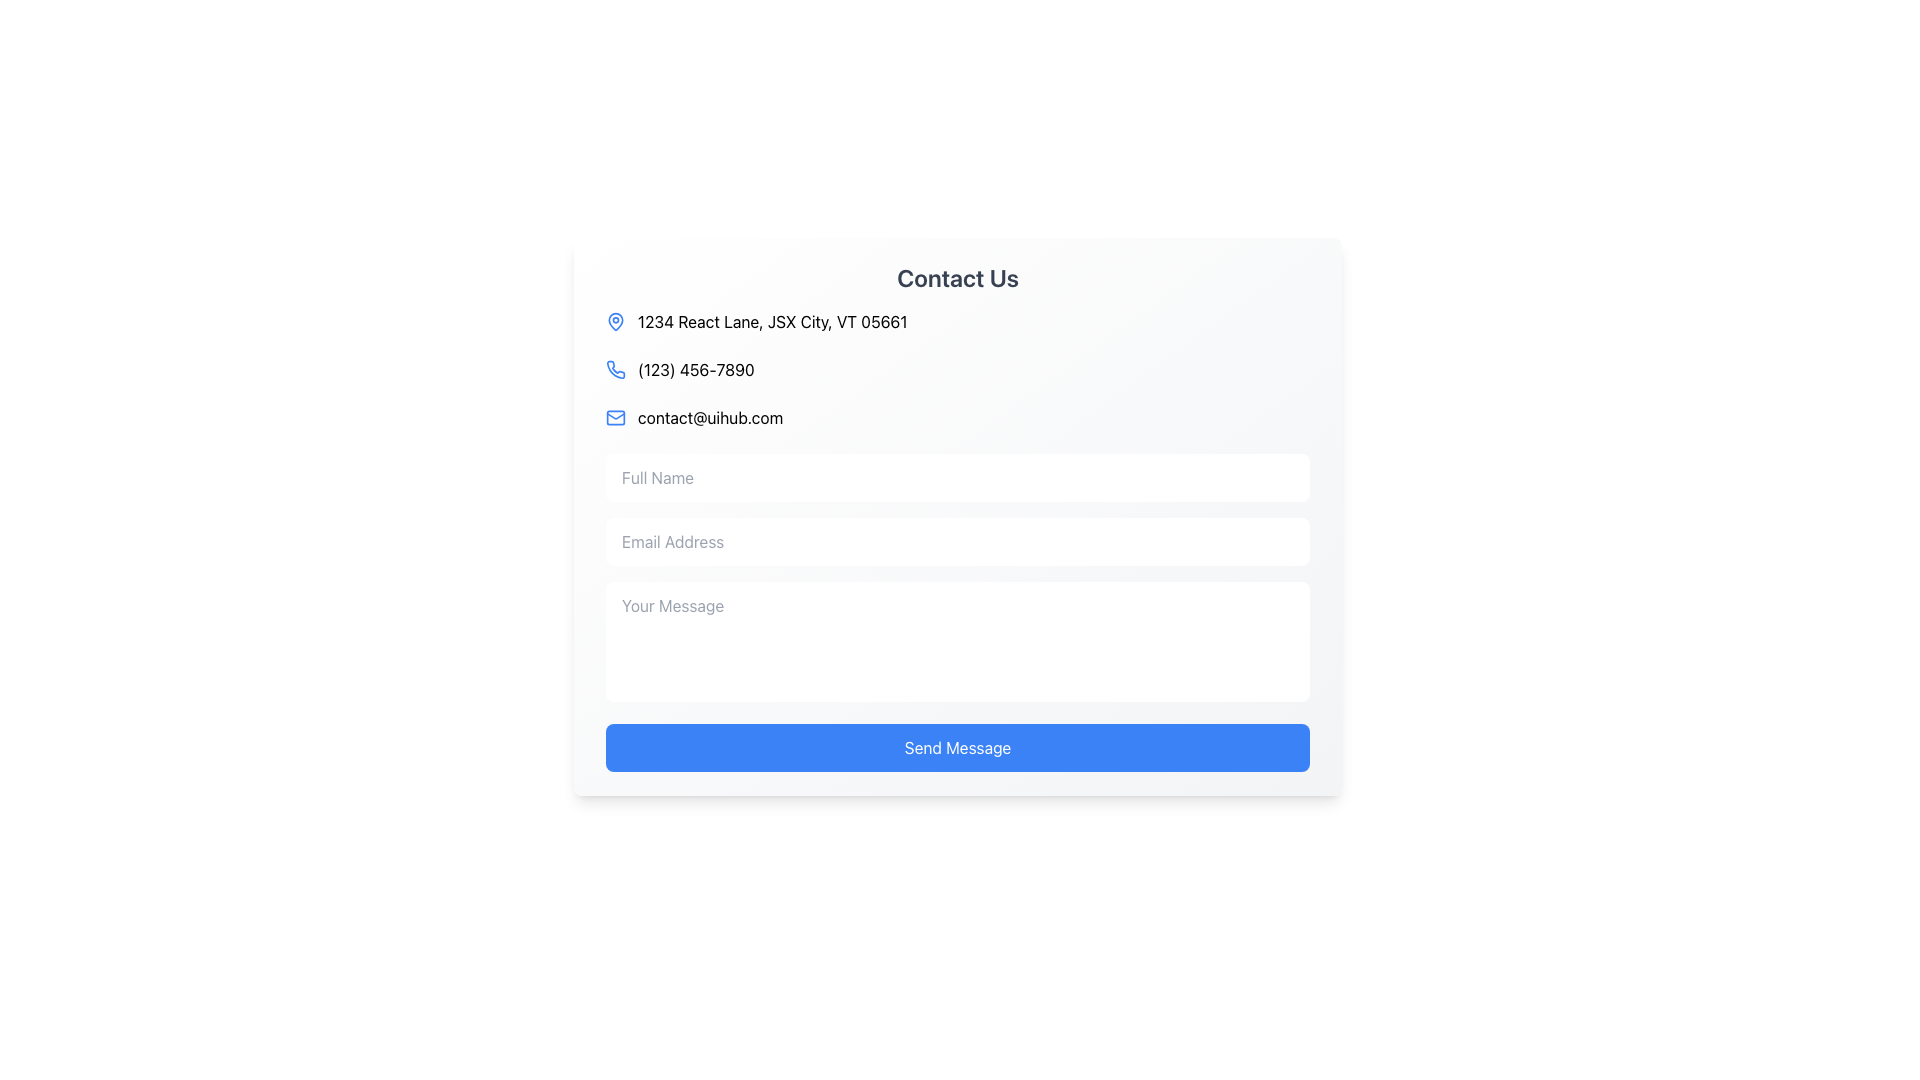  What do you see at coordinates (957, 416) in the screenshot?
I see `the third item in the contact information list that displays the email contact for the UI Hub service` at bounding box center [957, 416].